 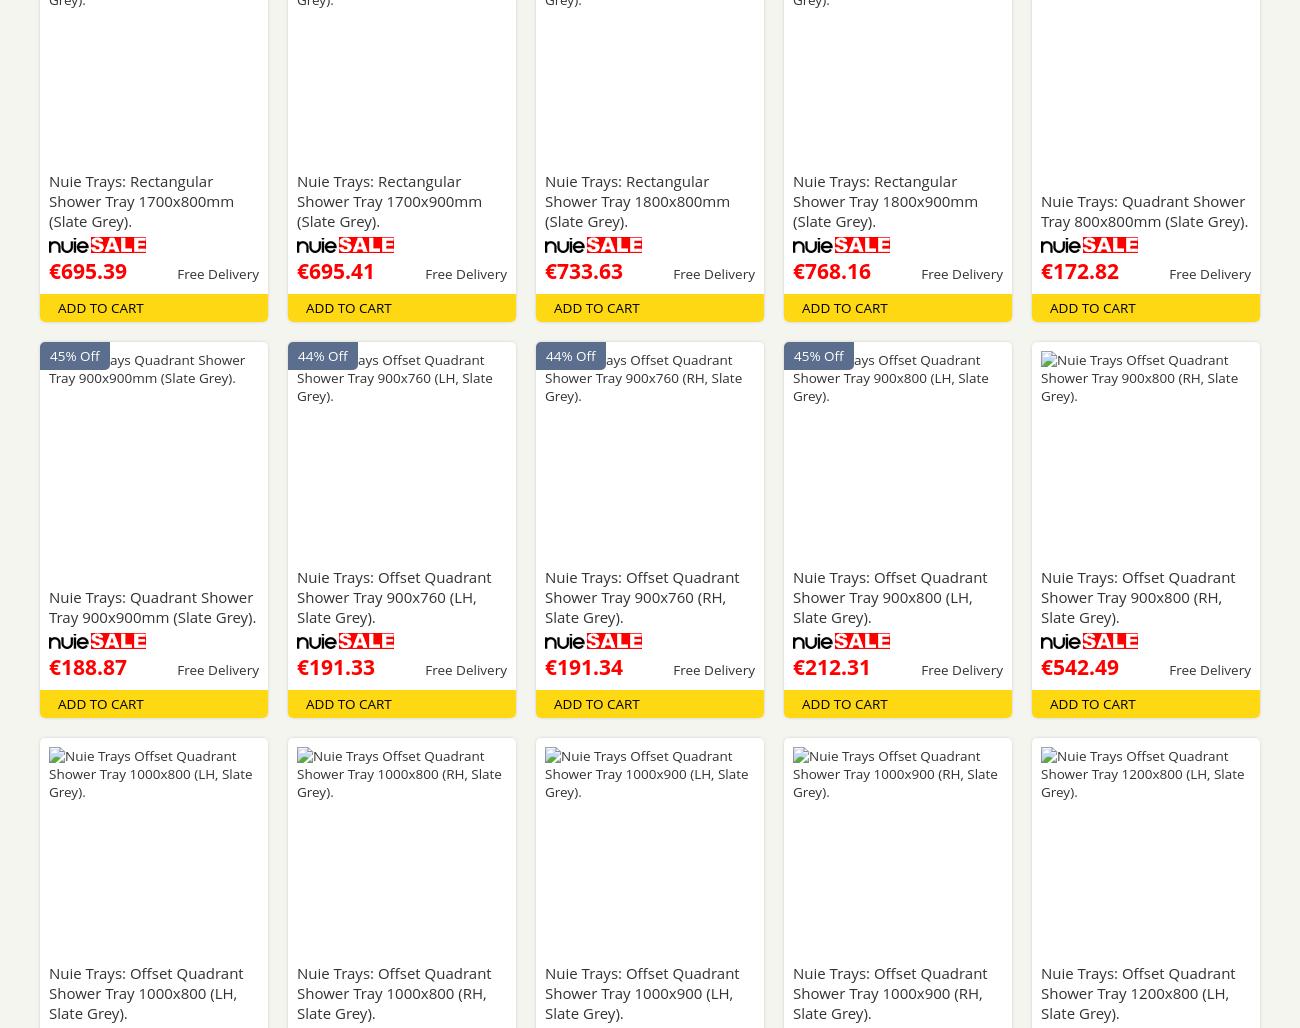 What do you see at coordinates (87, 270) in the screenshot?
I see `'€695.39'` at bounding box center [87, 270].